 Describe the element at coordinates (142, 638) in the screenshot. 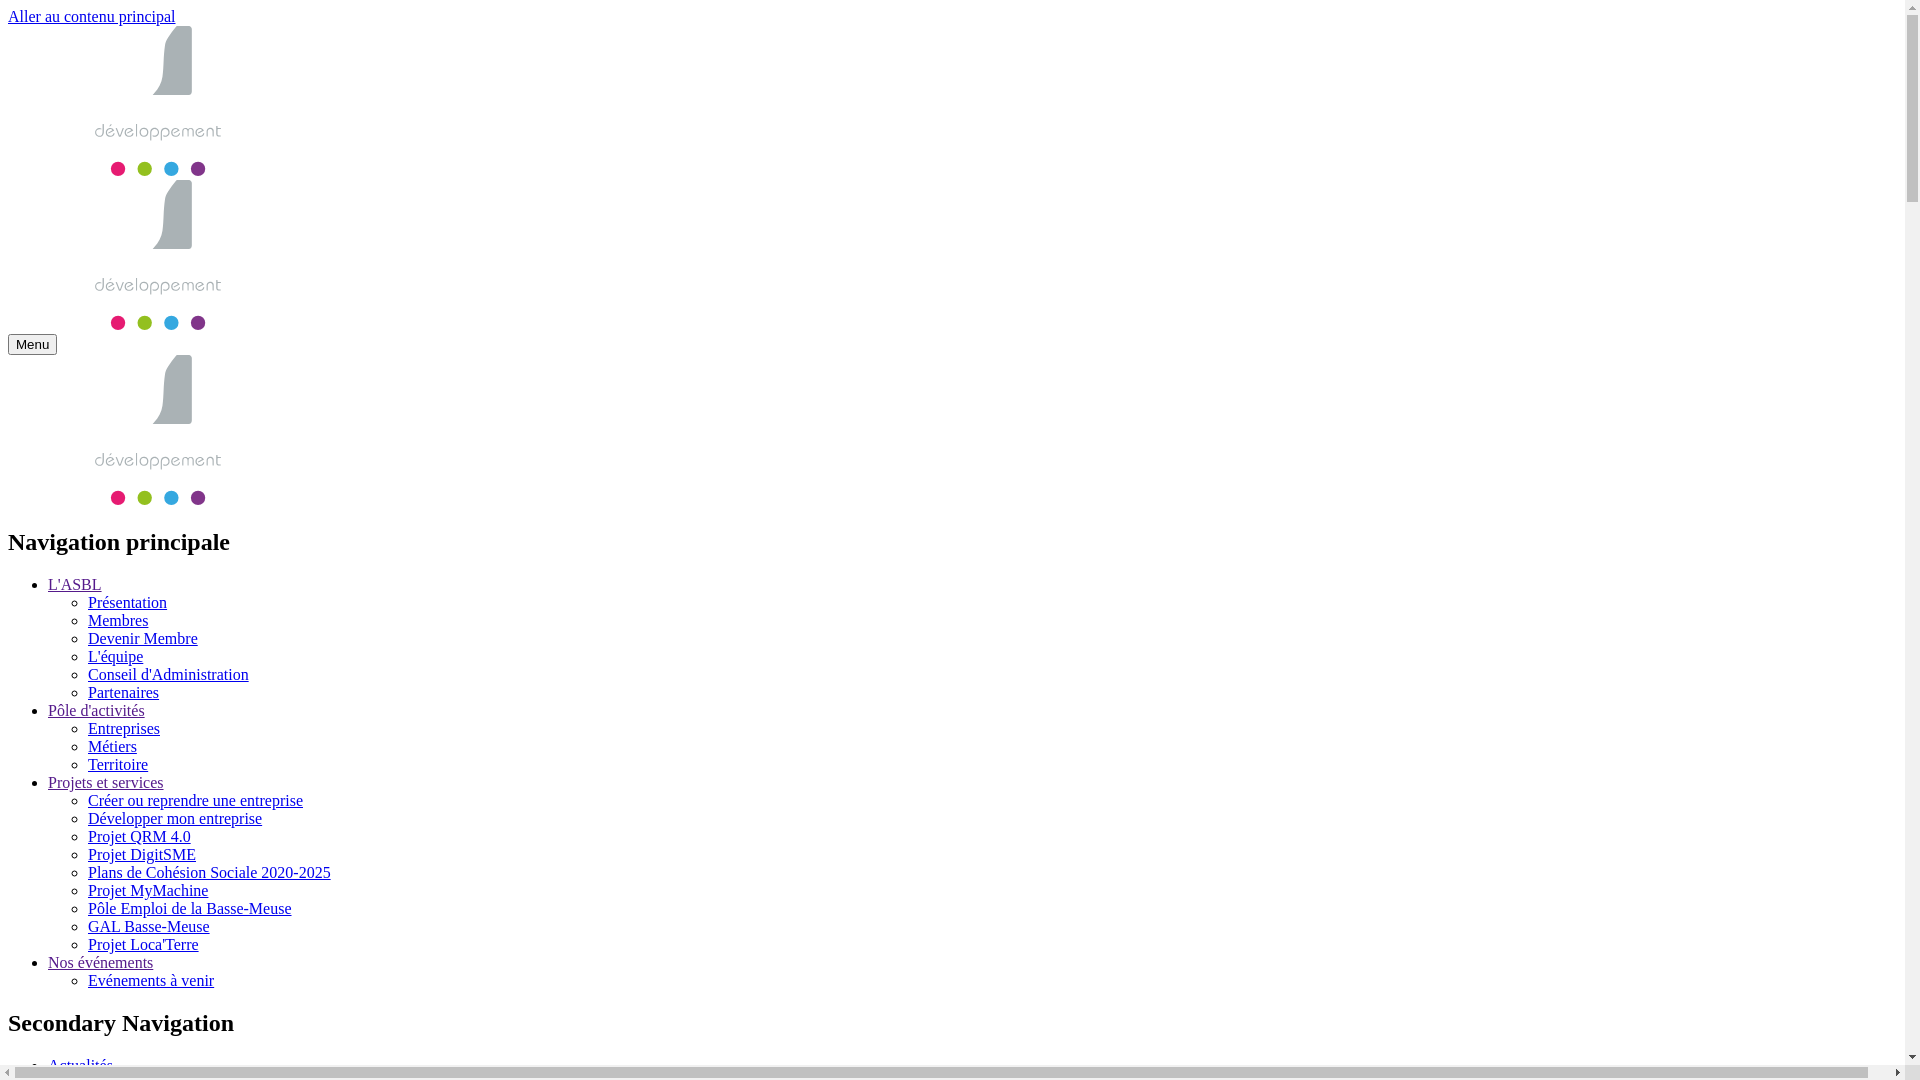

I see `'Devenir Membre'` at that location.